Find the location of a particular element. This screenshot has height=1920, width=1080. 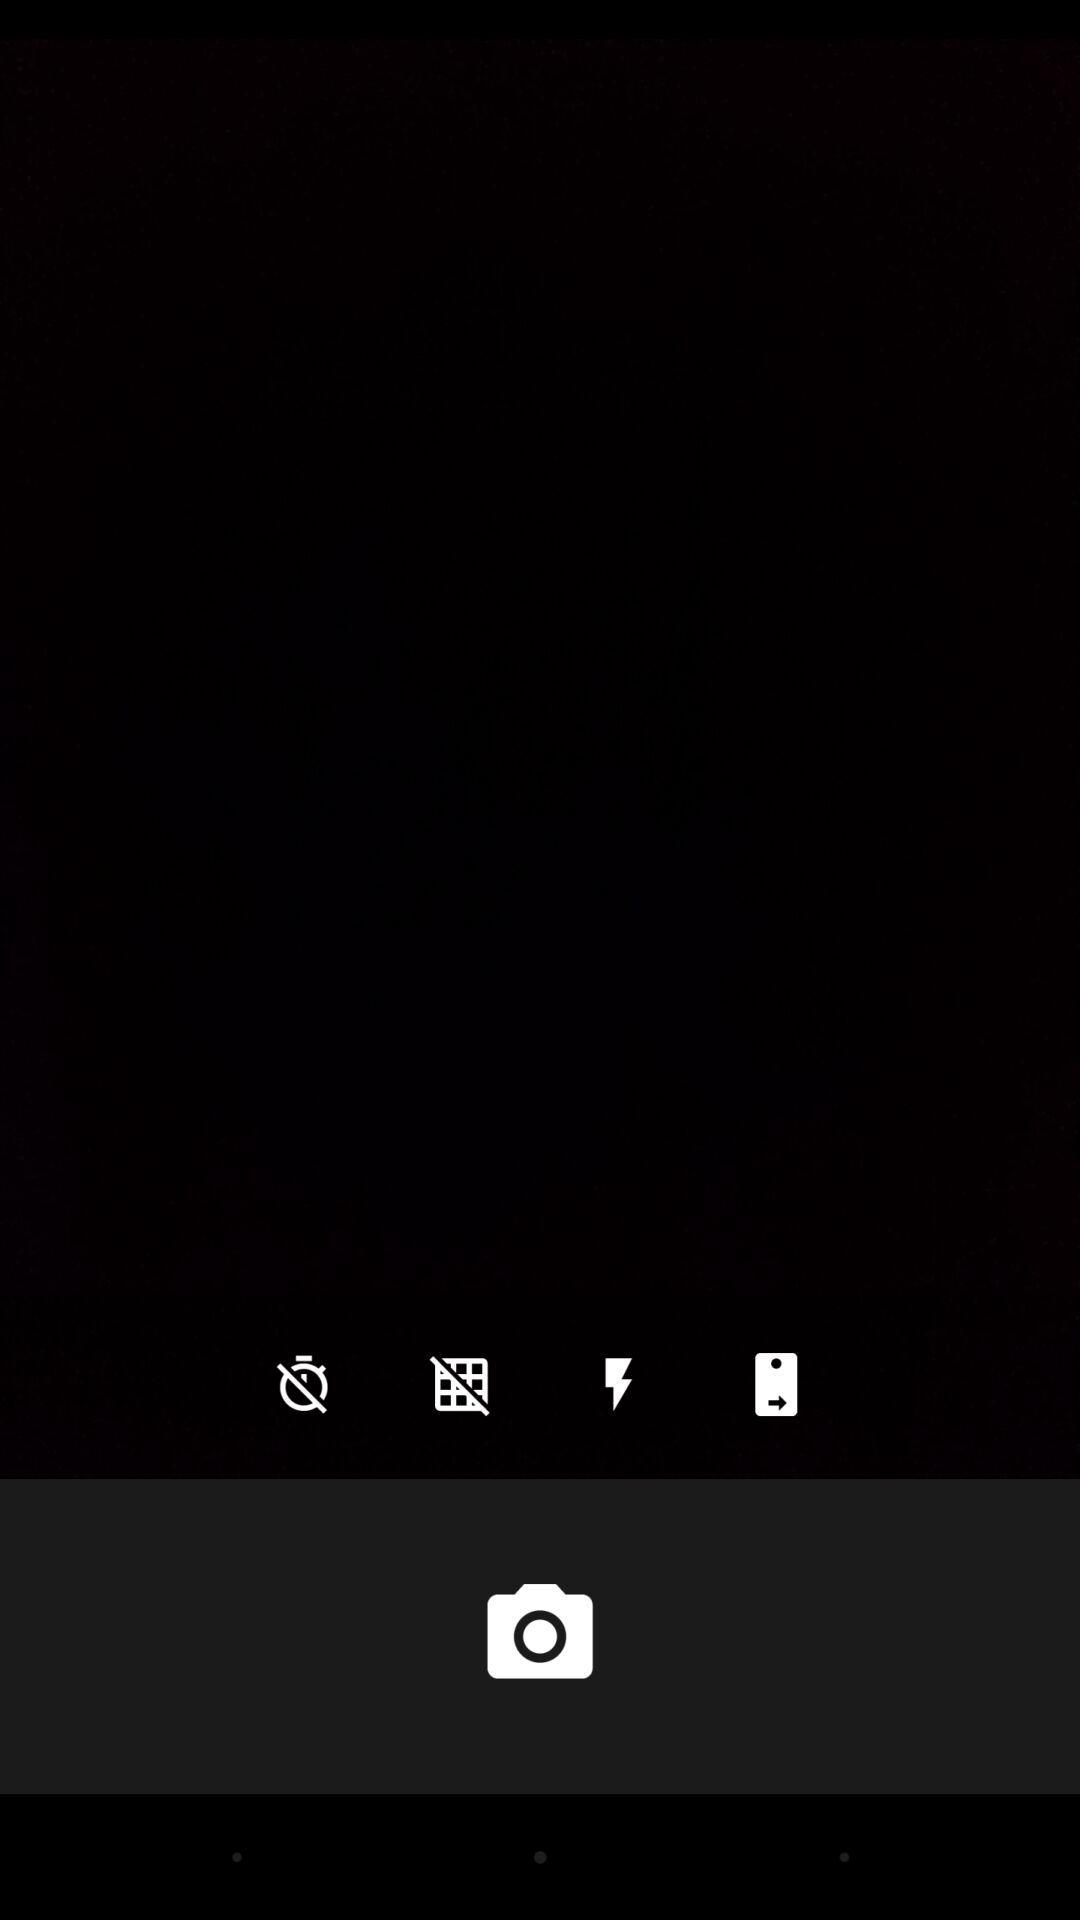

item at the bottom right corner is located at coordinates (775, 1383).